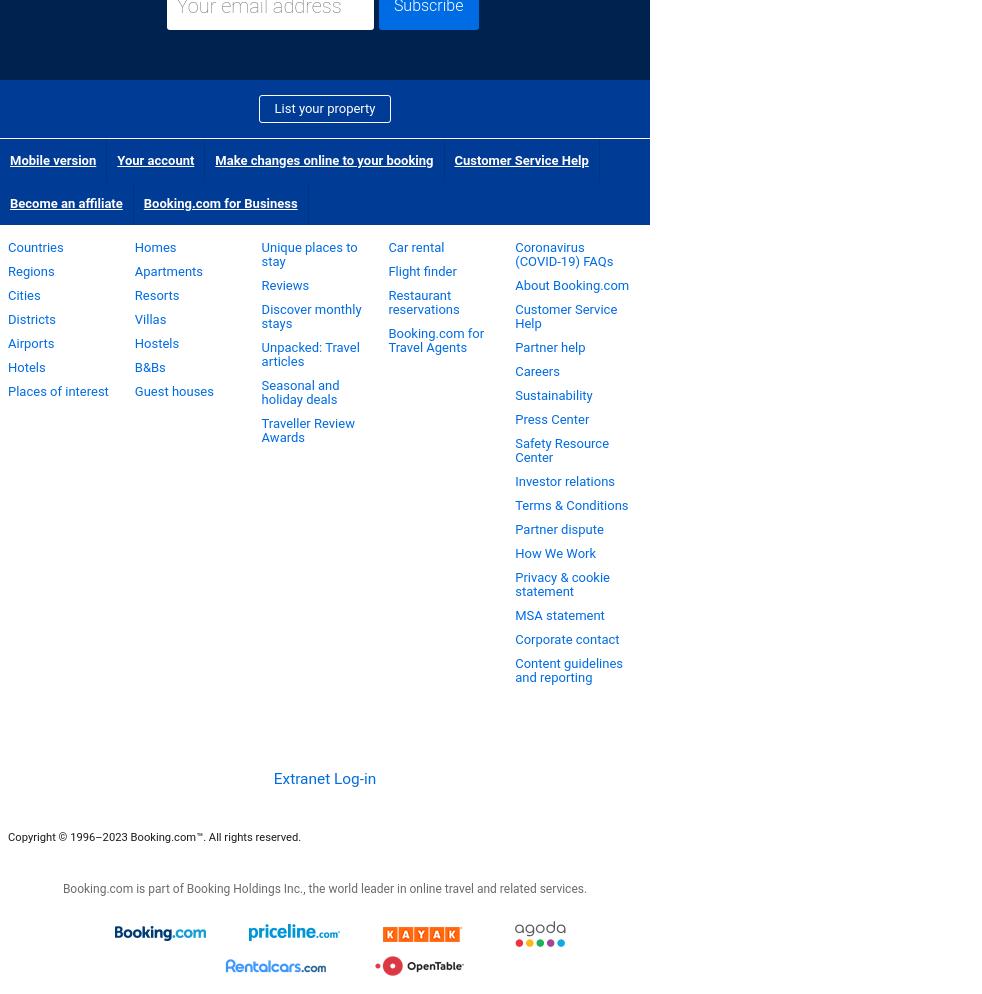 This screenshot has height=994, width=982. What do you see at coordinates (557, 529) in the screenshot?
I see `'Partner dispute'` at bounding box center [557, 529].